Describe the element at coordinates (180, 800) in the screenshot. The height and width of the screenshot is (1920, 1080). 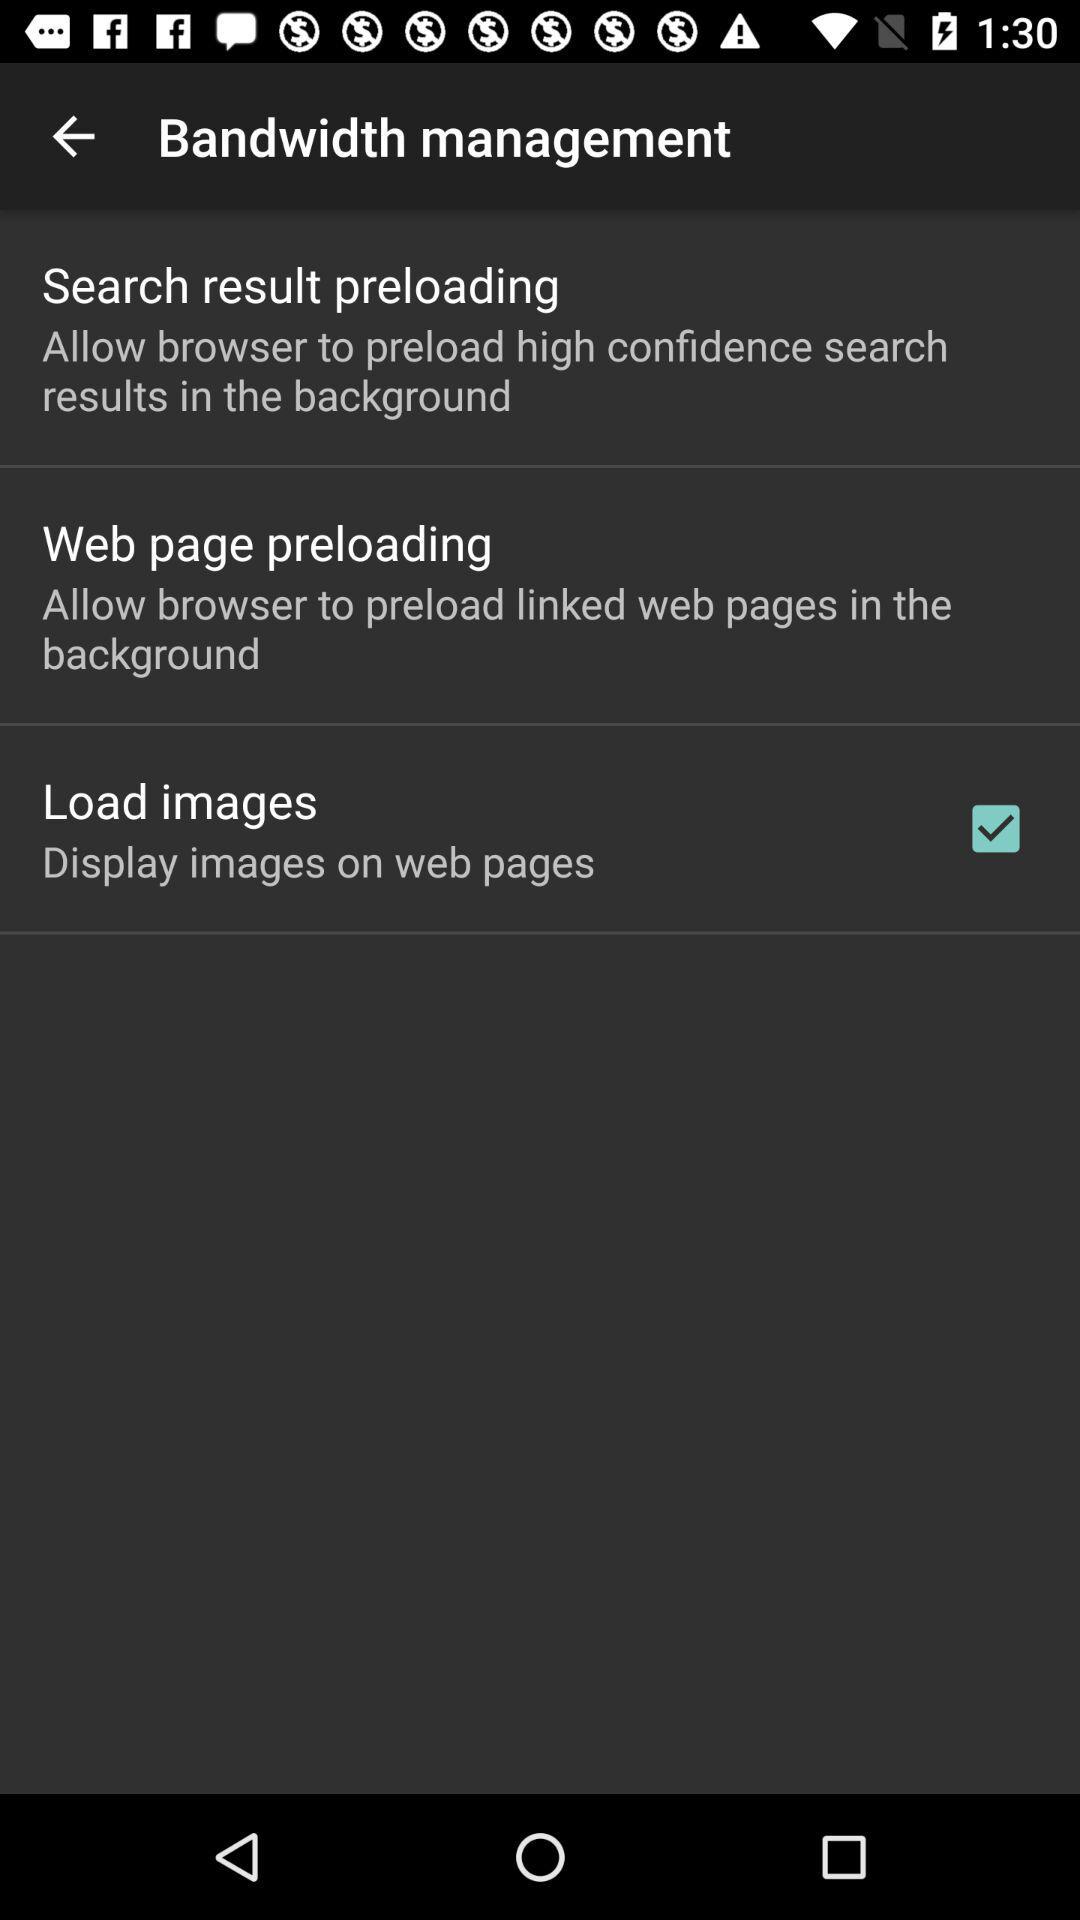
I see `the item below the allow browser to app` at that location.